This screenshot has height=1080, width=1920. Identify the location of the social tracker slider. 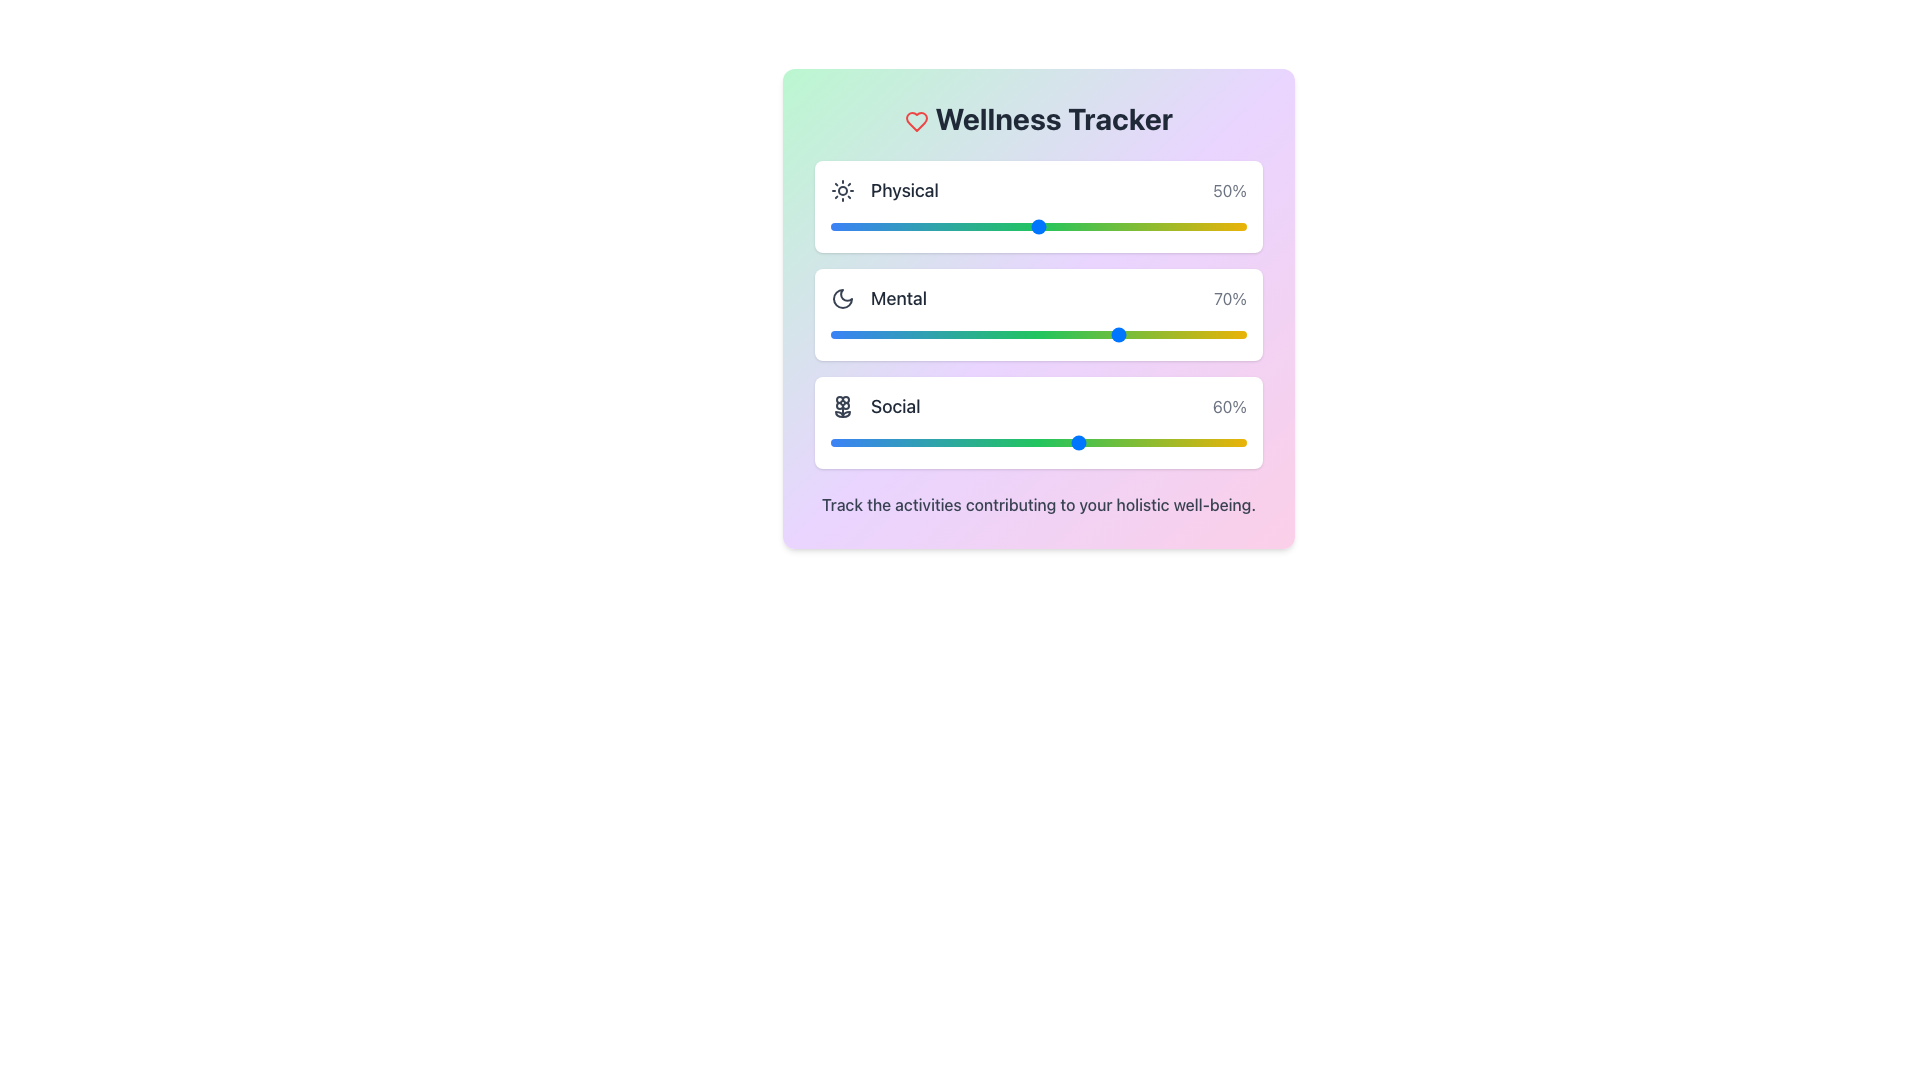
(1046, 442).